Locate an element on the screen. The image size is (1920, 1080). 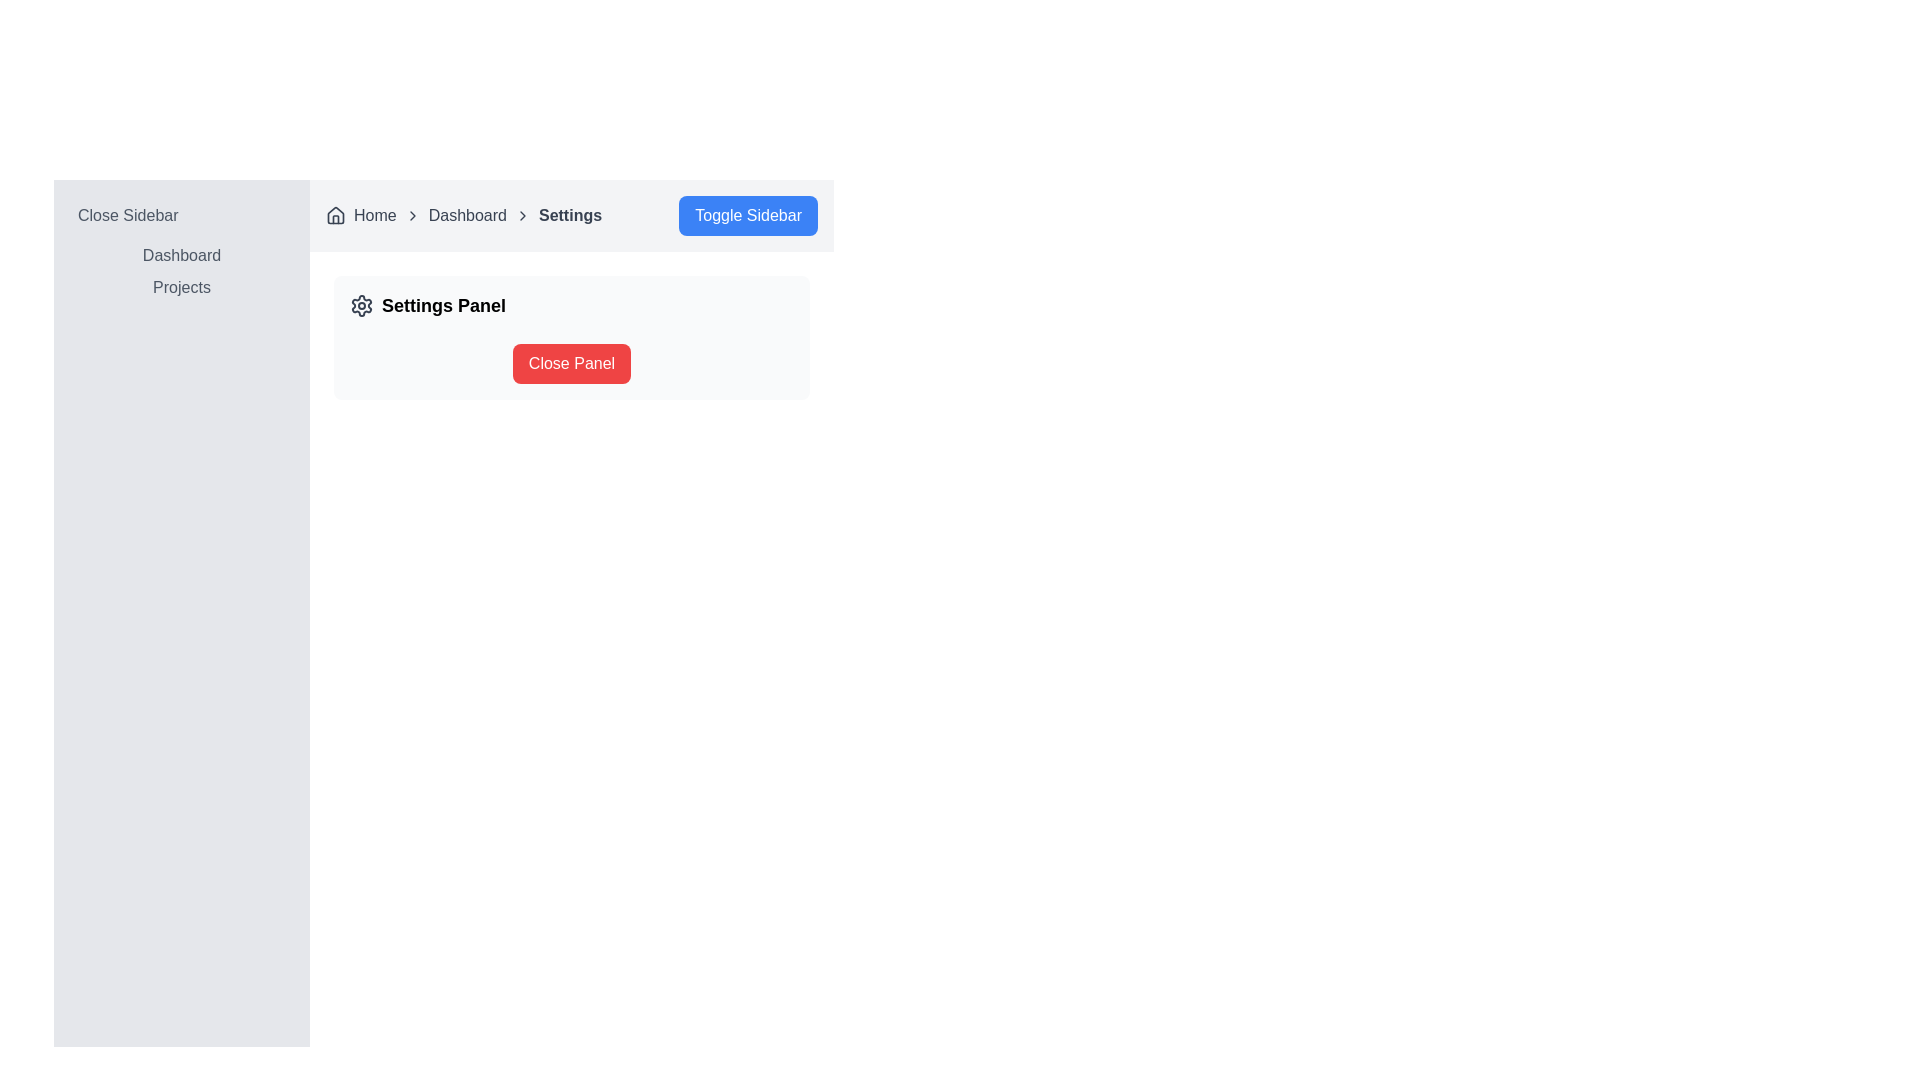
the text display element containing the lines 'Dashboard' and 'Projects' in the sidebar panel is located at coordinates (182, 272).